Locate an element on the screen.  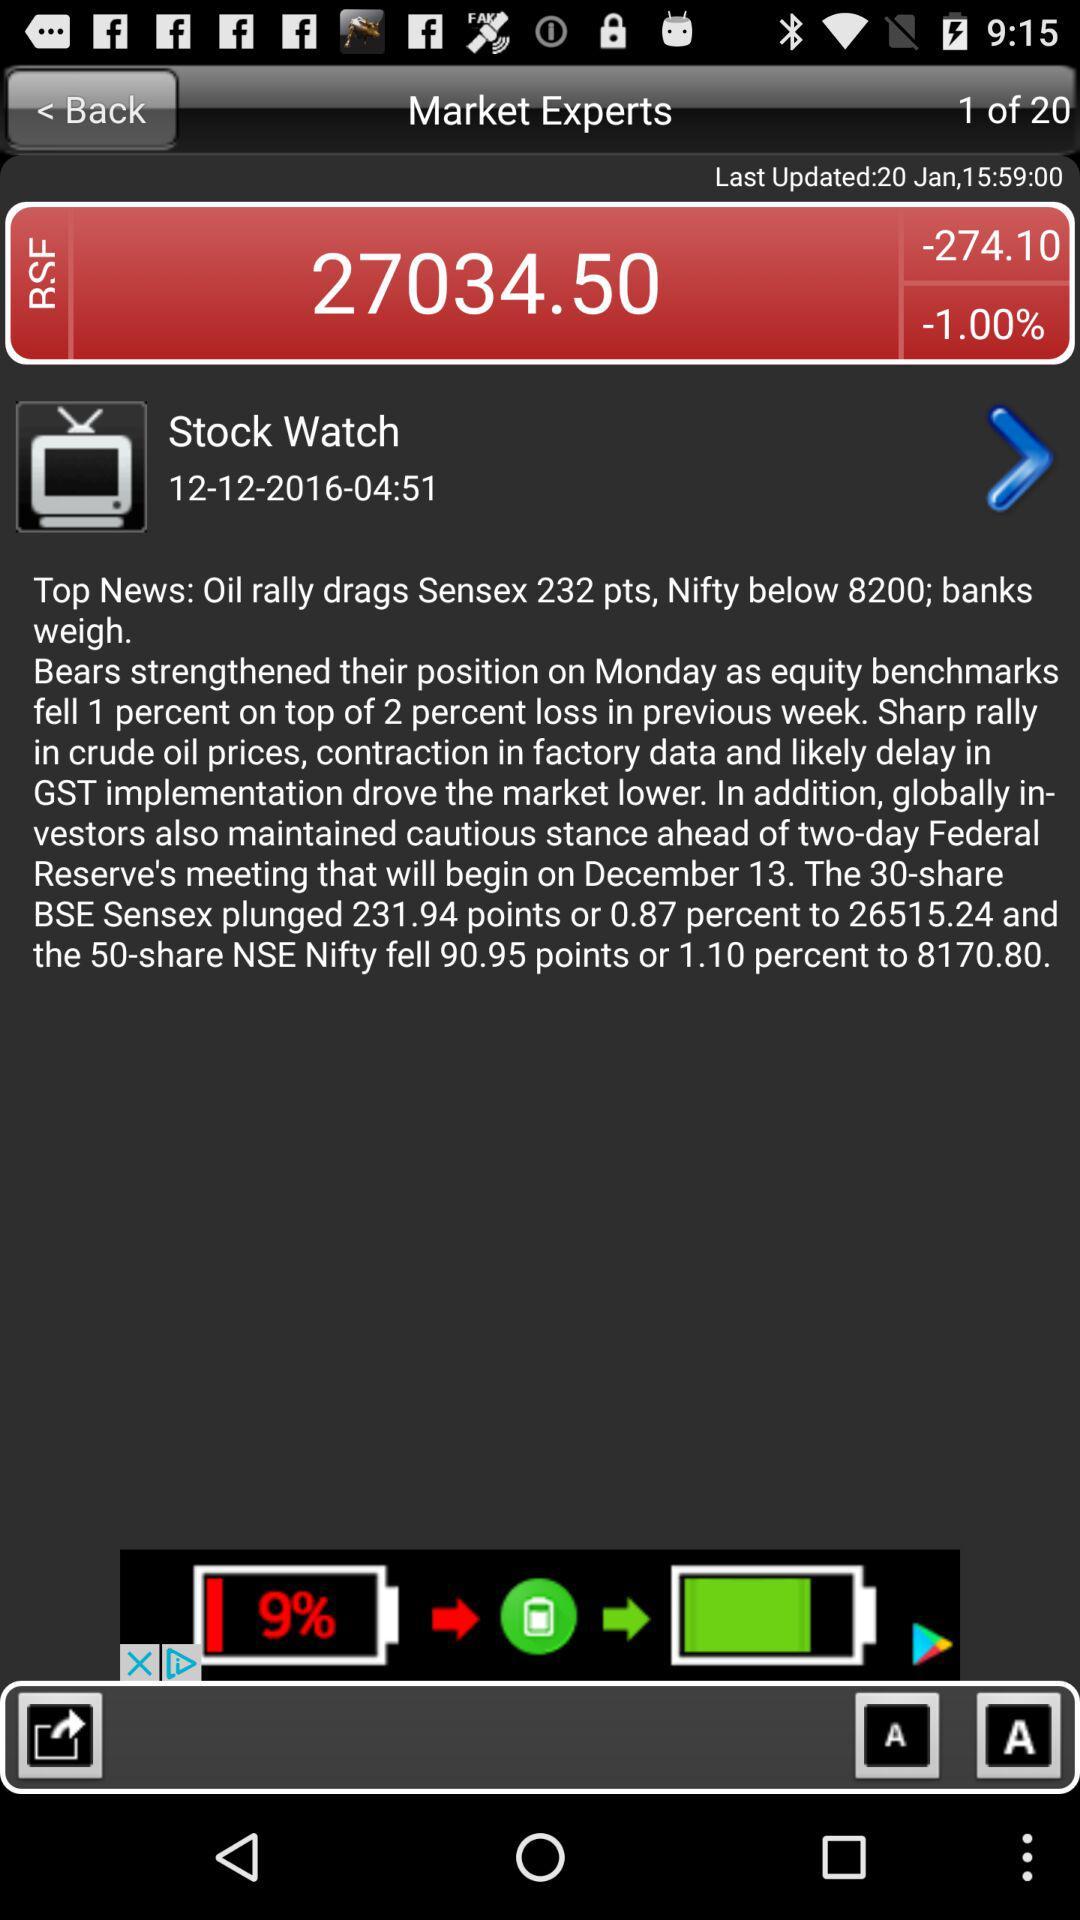
the font icon is located at coordinates (1019, 1862).